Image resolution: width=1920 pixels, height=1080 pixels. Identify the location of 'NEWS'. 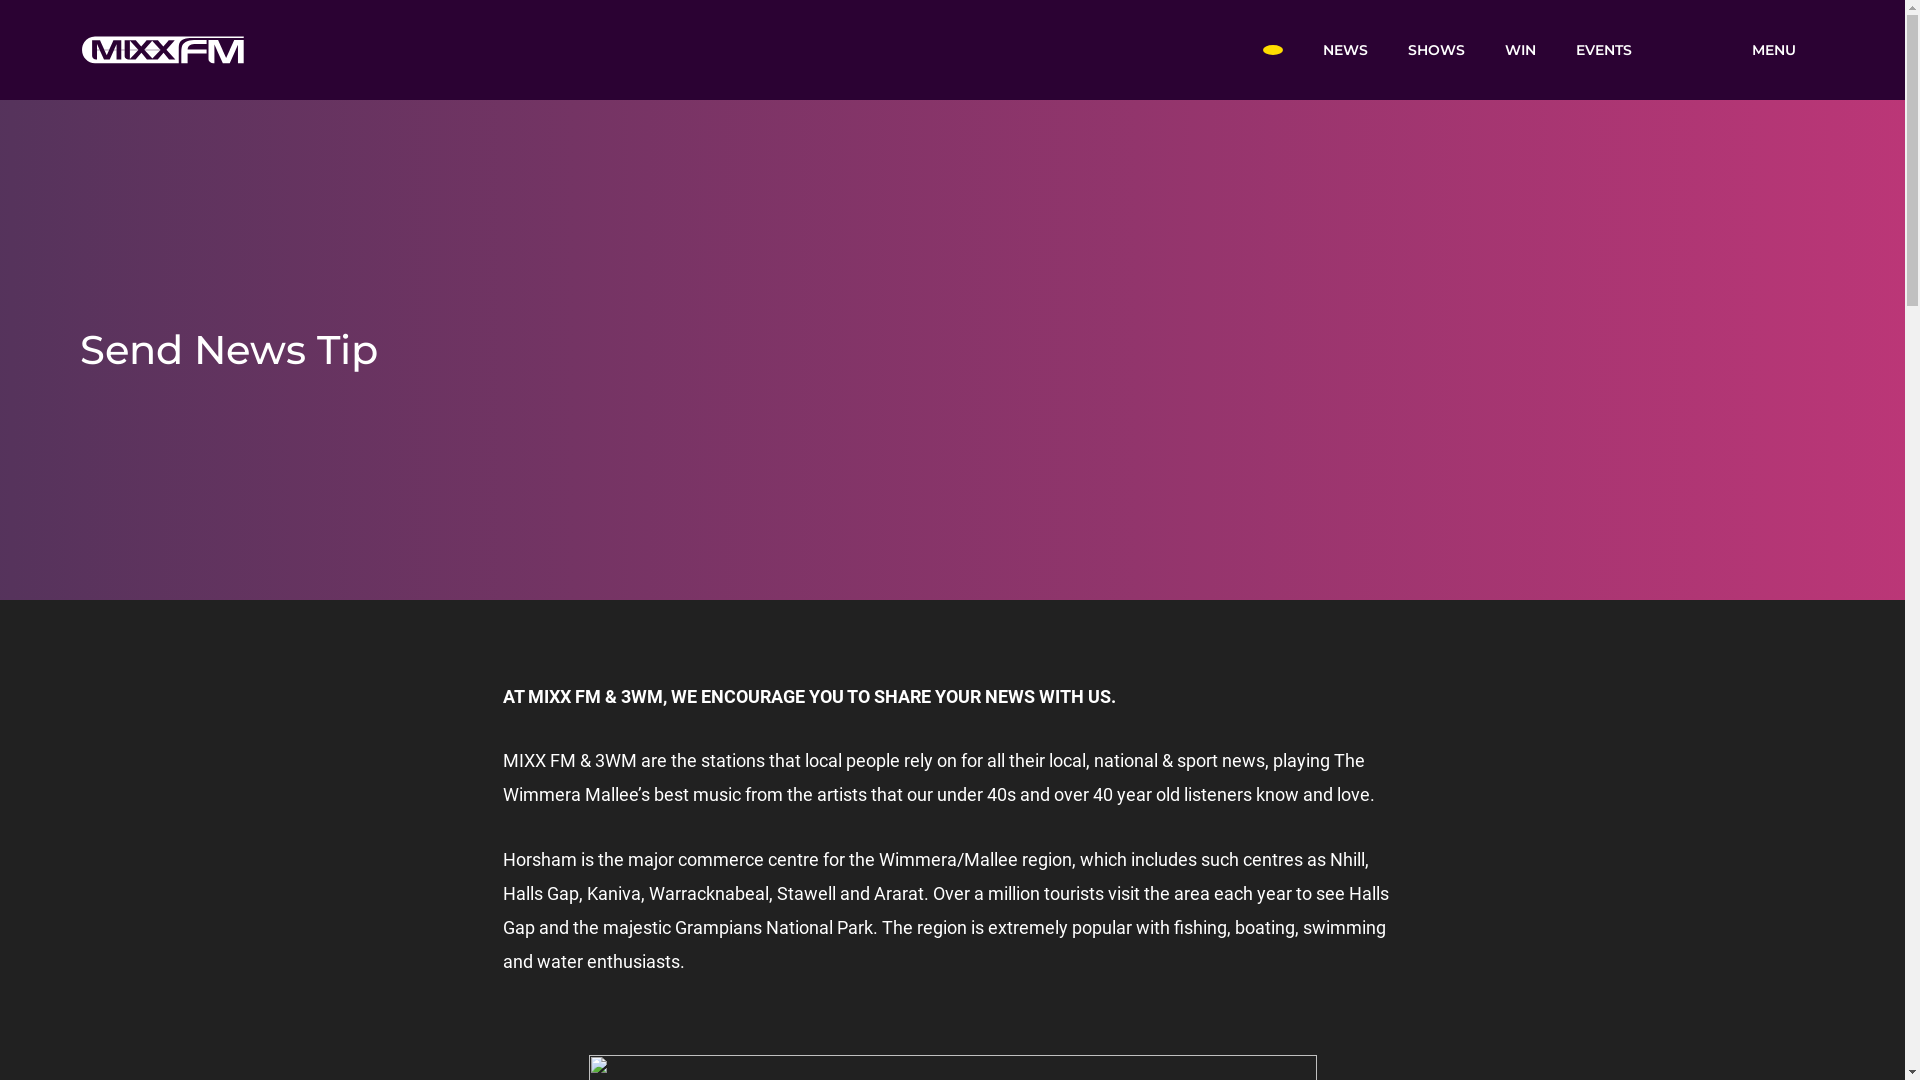
(1301, 48).